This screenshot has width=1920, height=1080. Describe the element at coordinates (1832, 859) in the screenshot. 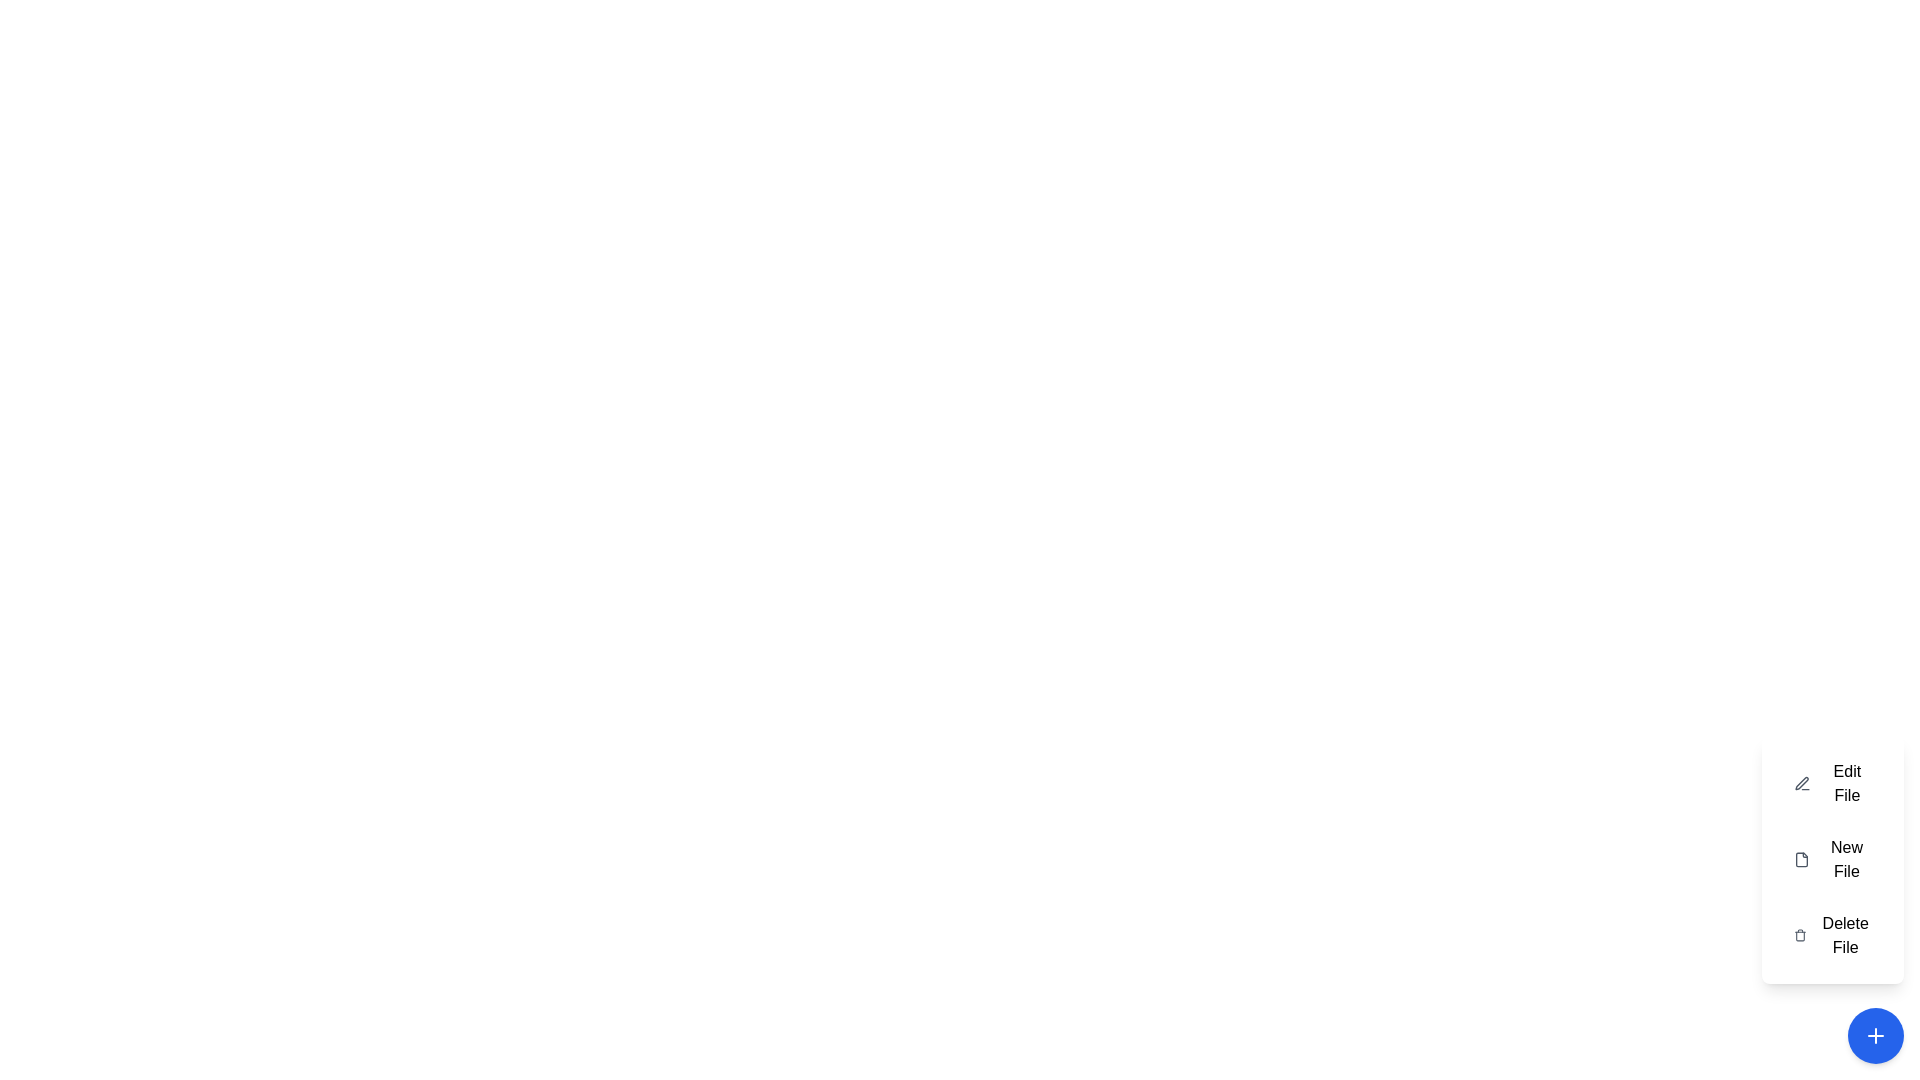

I see `the 'New File' button, which has a white background and a grey file icon, to initiate the new file creation process` at that location.